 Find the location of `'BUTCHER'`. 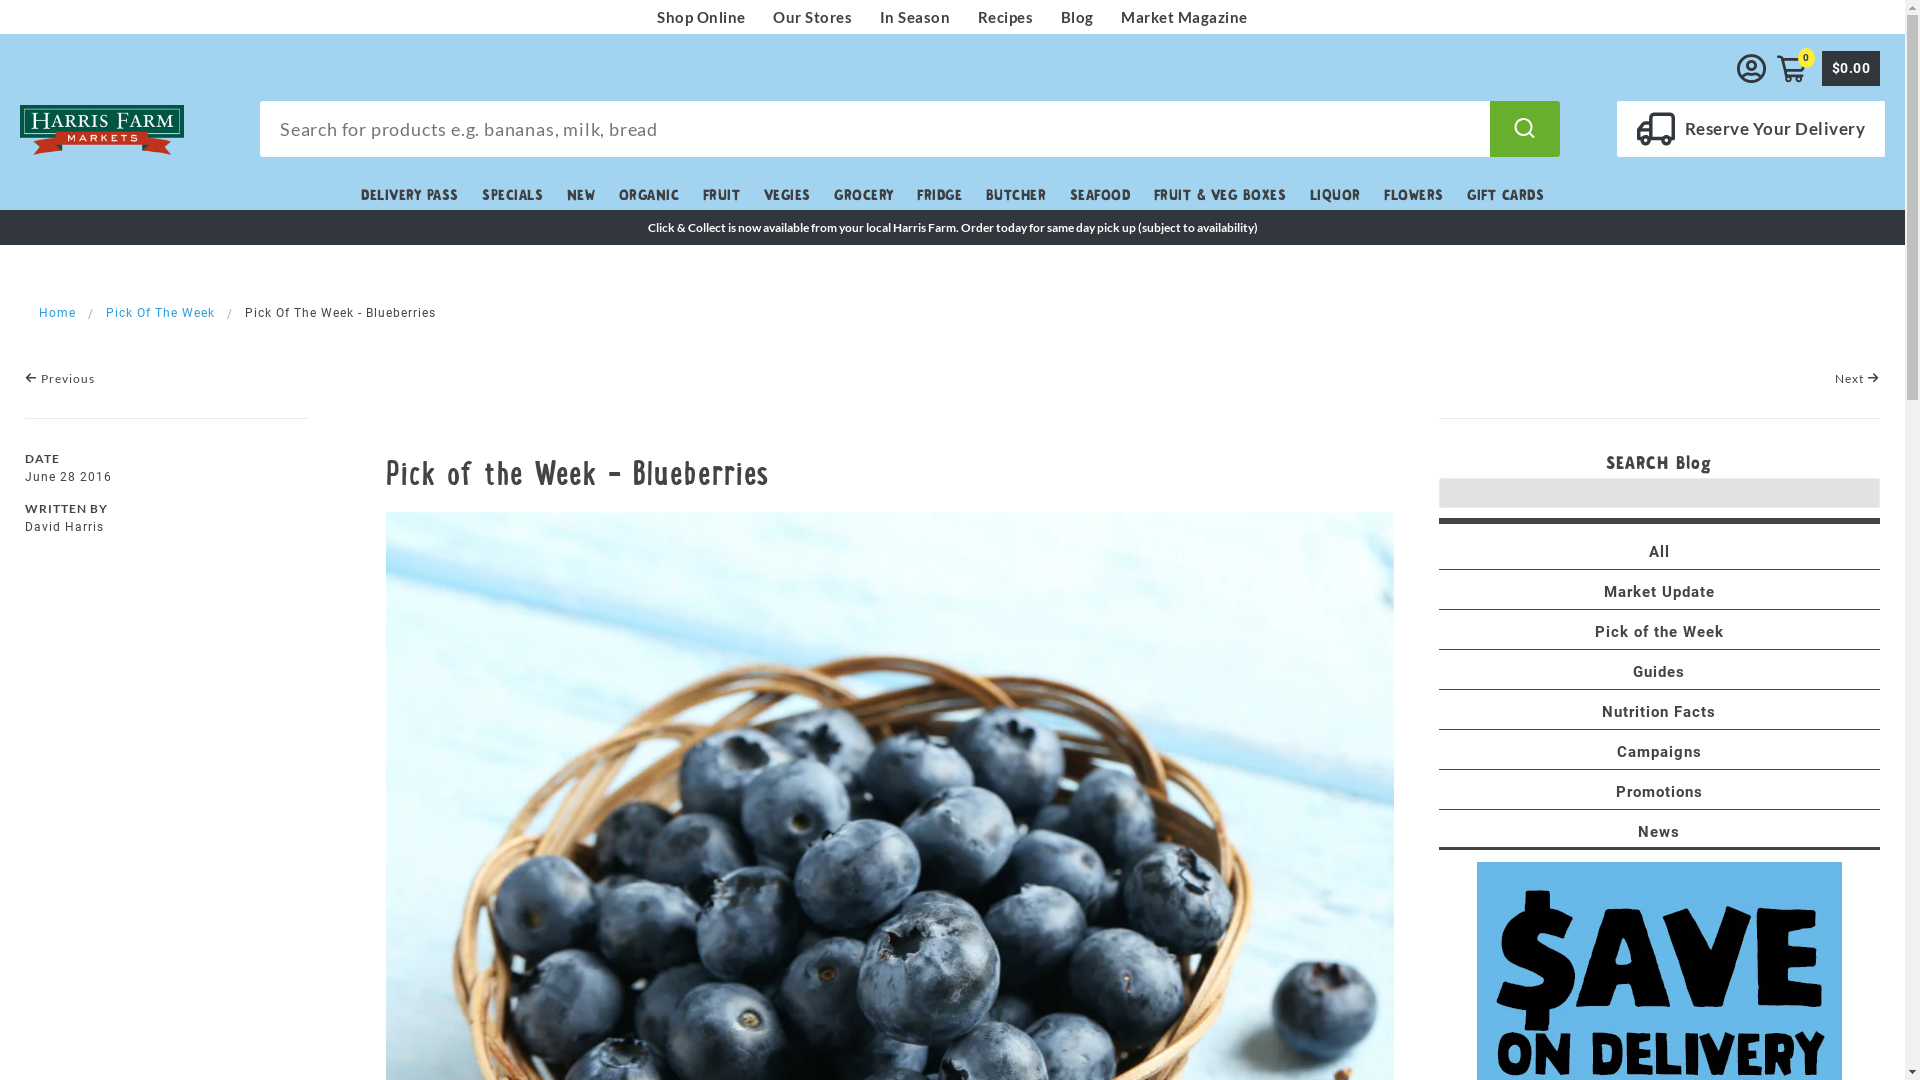

'BUTCHER' is located at coordinates (1016, 195).